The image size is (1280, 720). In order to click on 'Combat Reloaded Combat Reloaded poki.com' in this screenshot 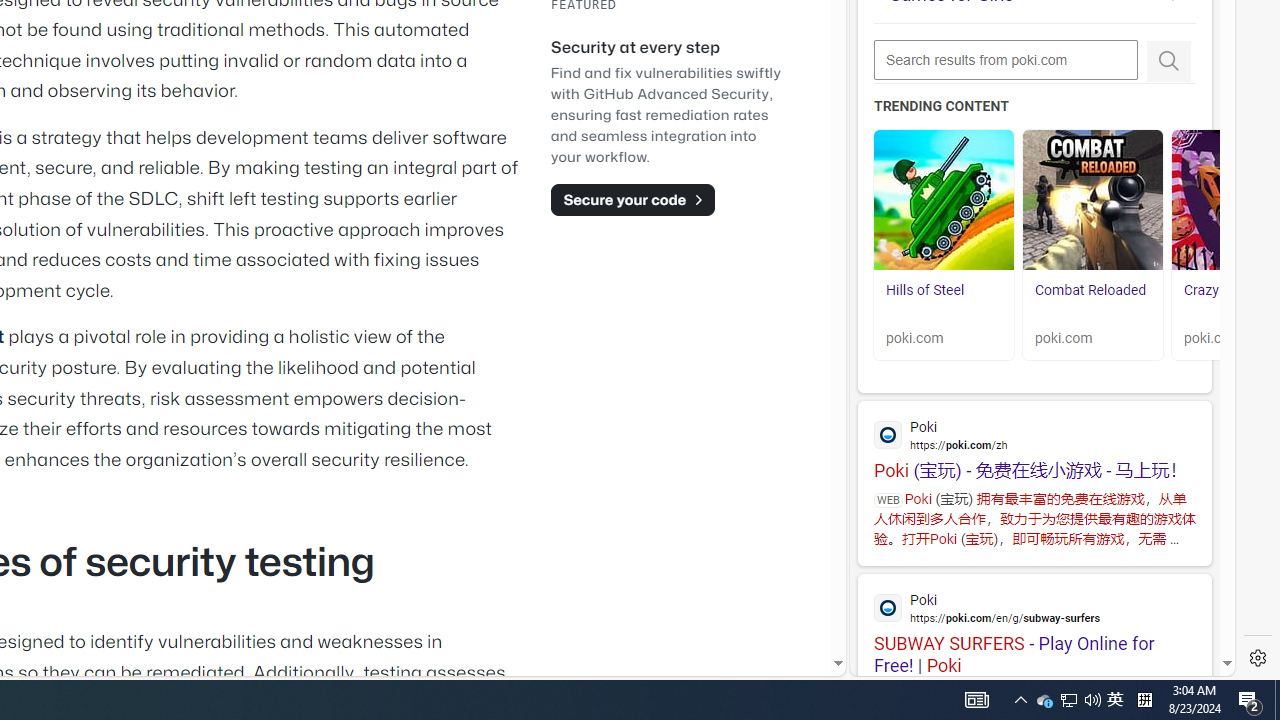, I will do `click(1092, 244)`.